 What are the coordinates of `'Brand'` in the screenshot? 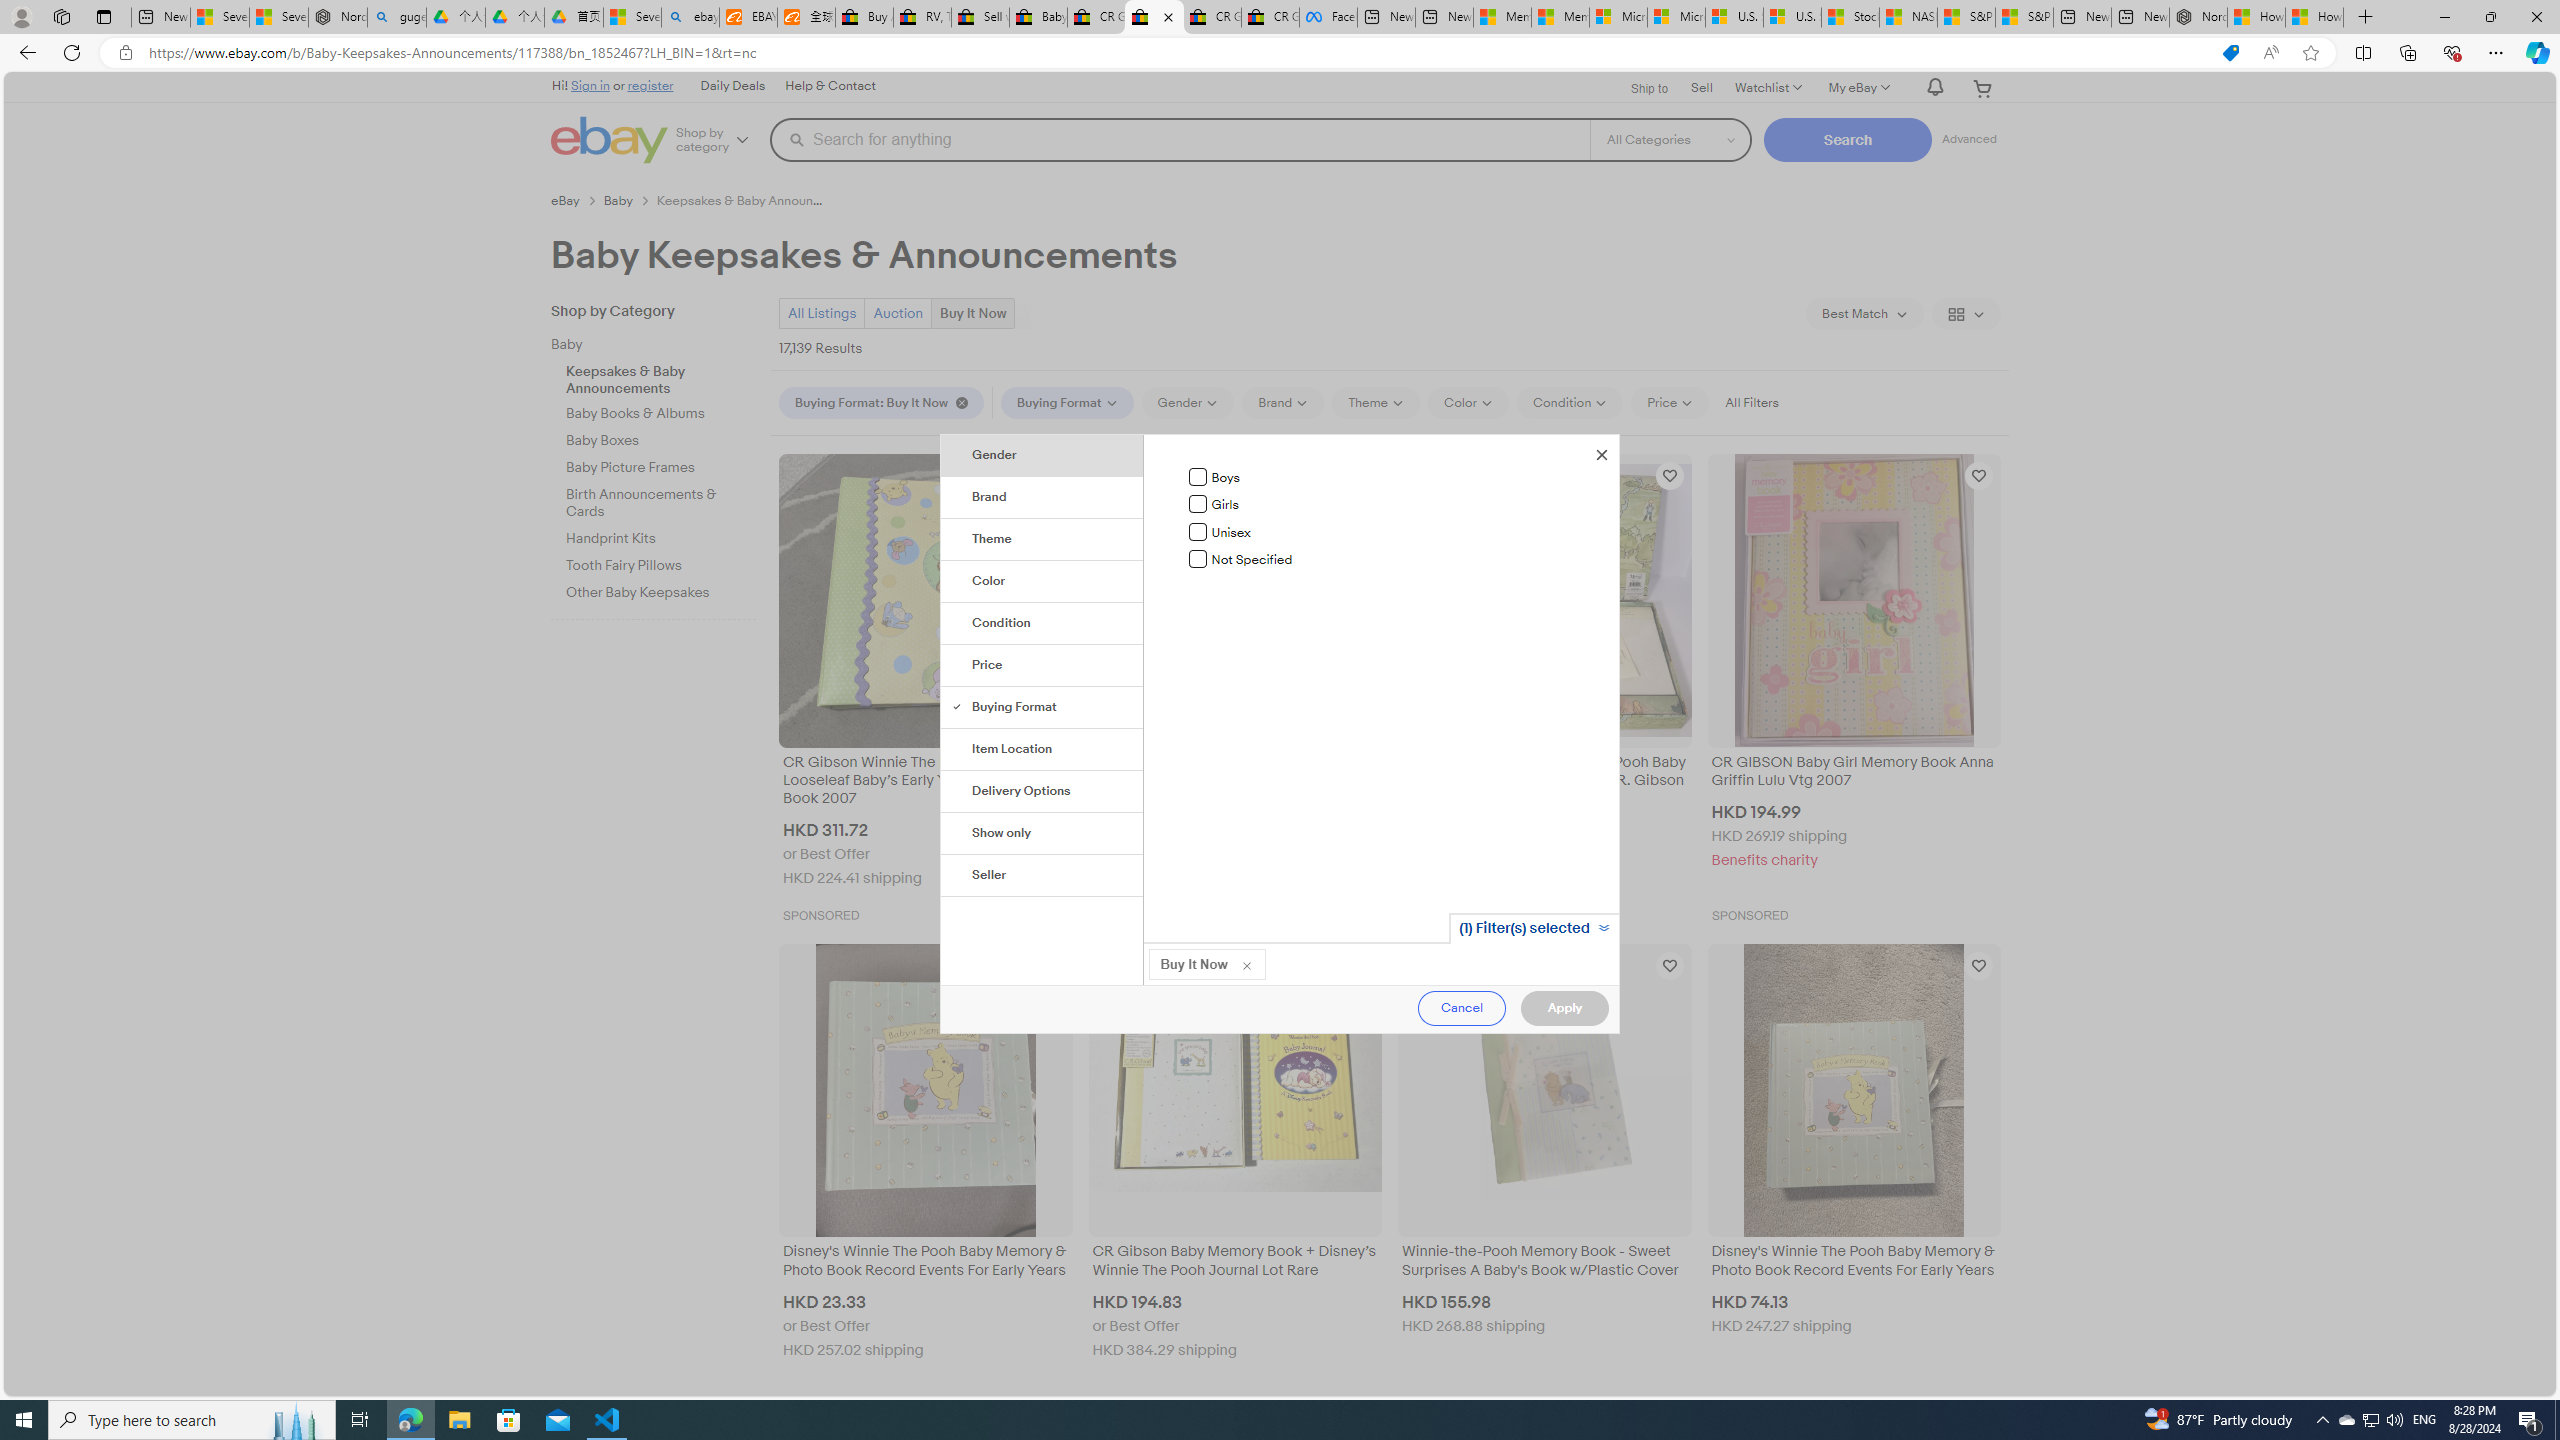 It's located at (1043, 497).